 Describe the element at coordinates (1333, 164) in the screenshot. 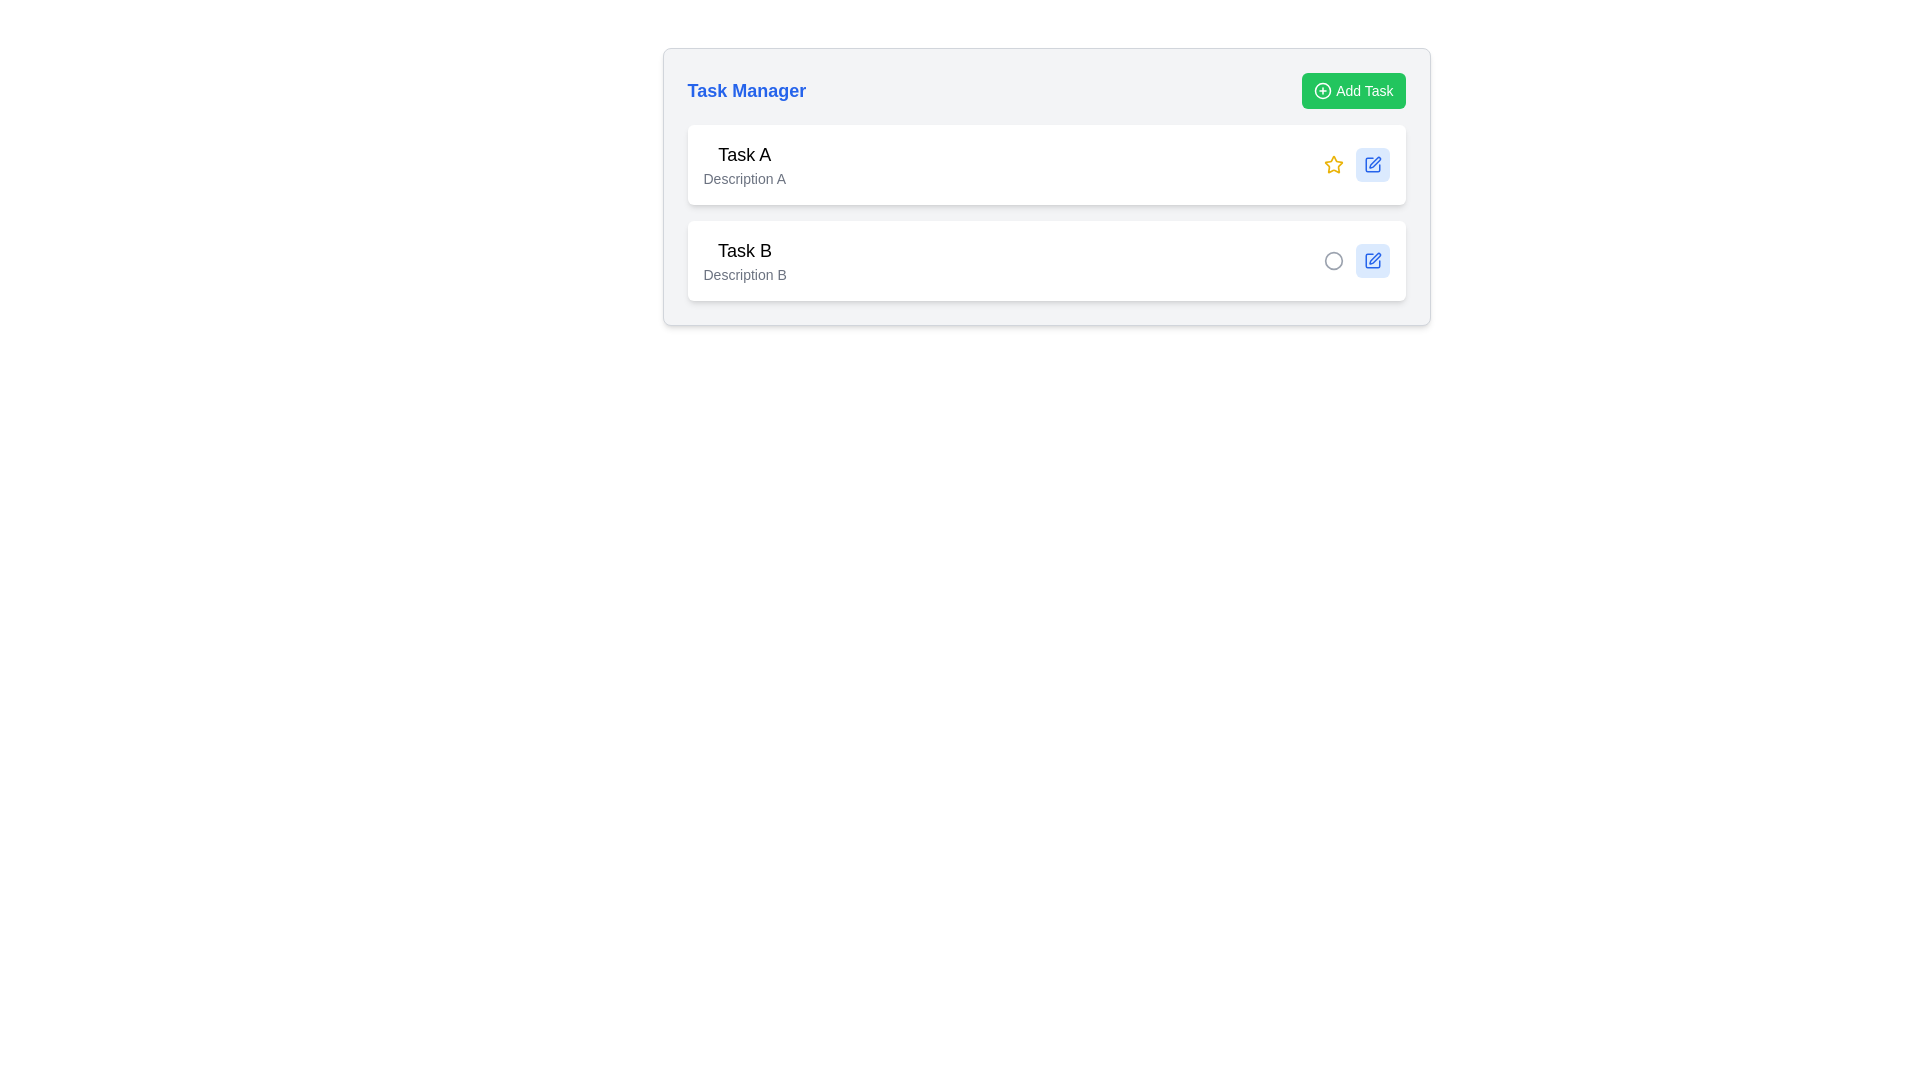

I see `the star icon located in the right section of the task list interface, adjacent to the edit button of the 'Task A' item to indicate its importance or priority` at that location.